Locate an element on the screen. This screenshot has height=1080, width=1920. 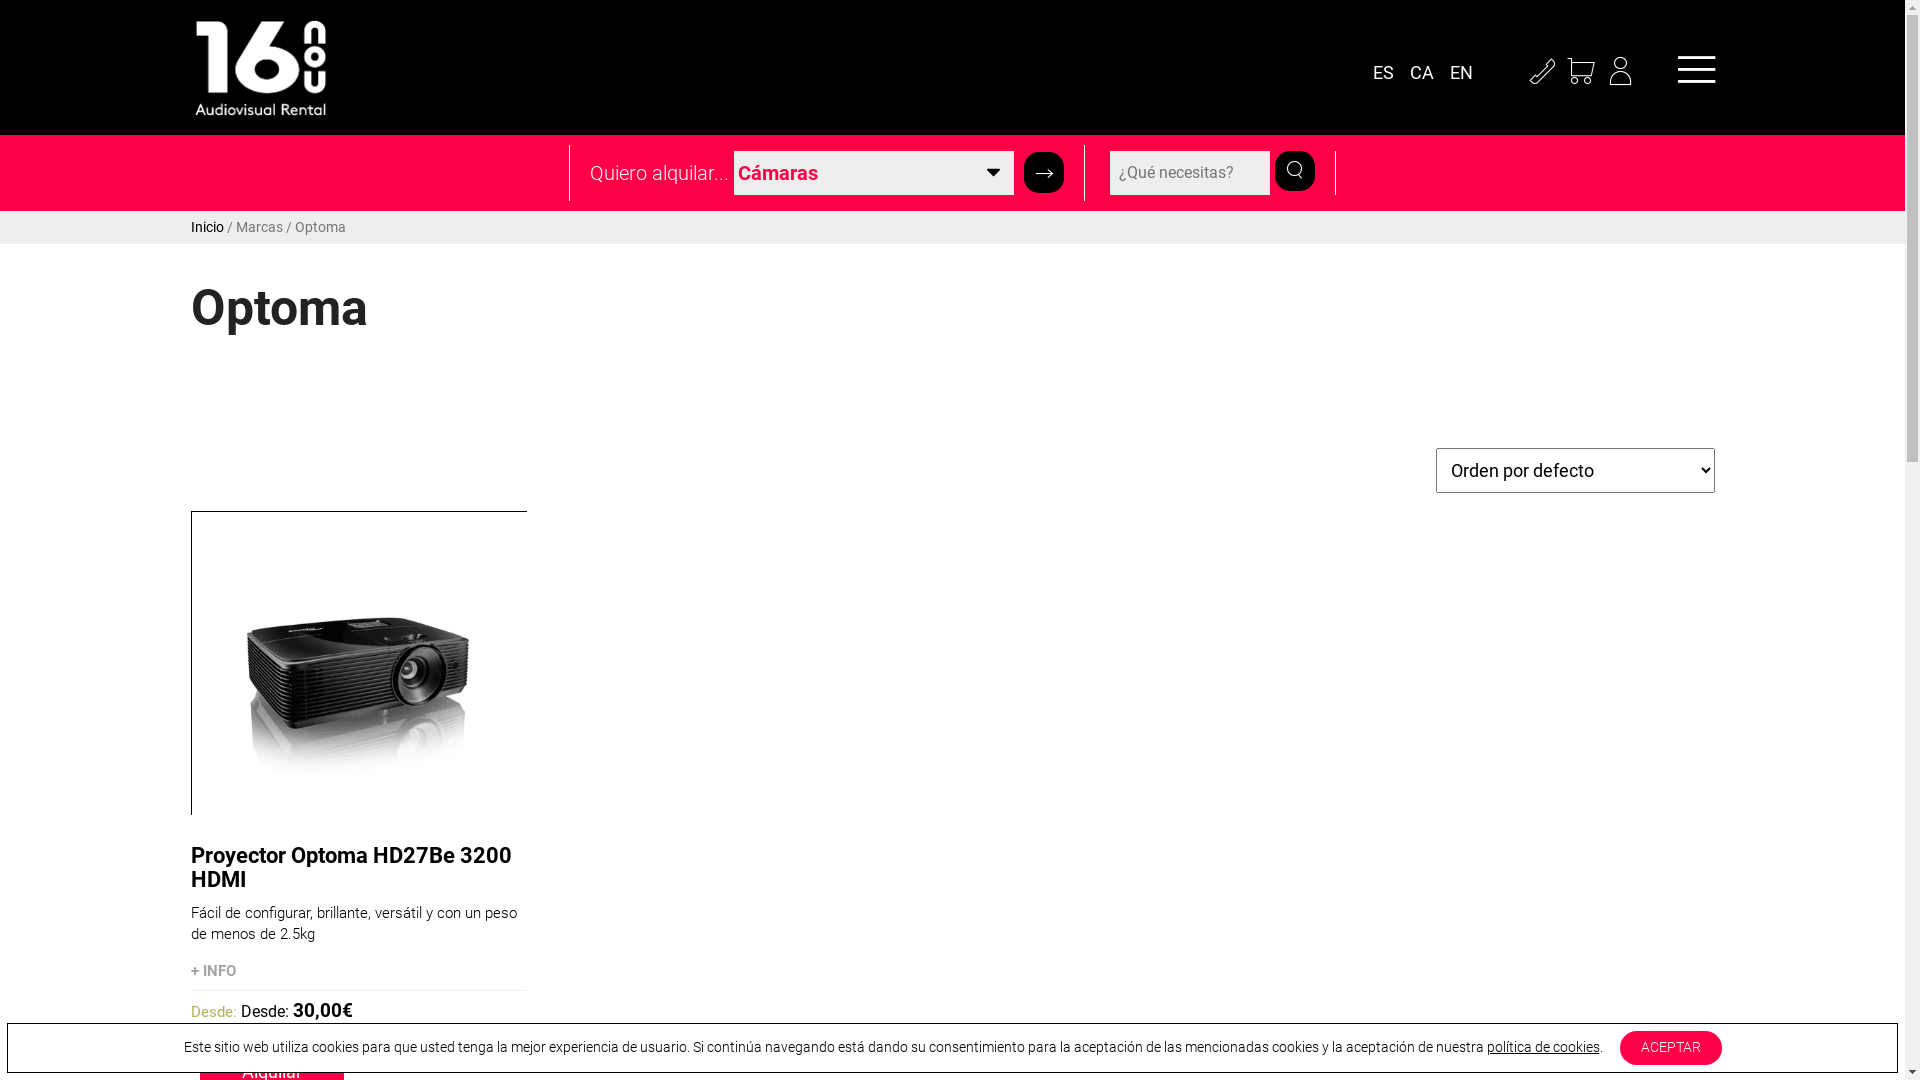
'Inicio' is located at coordinates (206, 226).